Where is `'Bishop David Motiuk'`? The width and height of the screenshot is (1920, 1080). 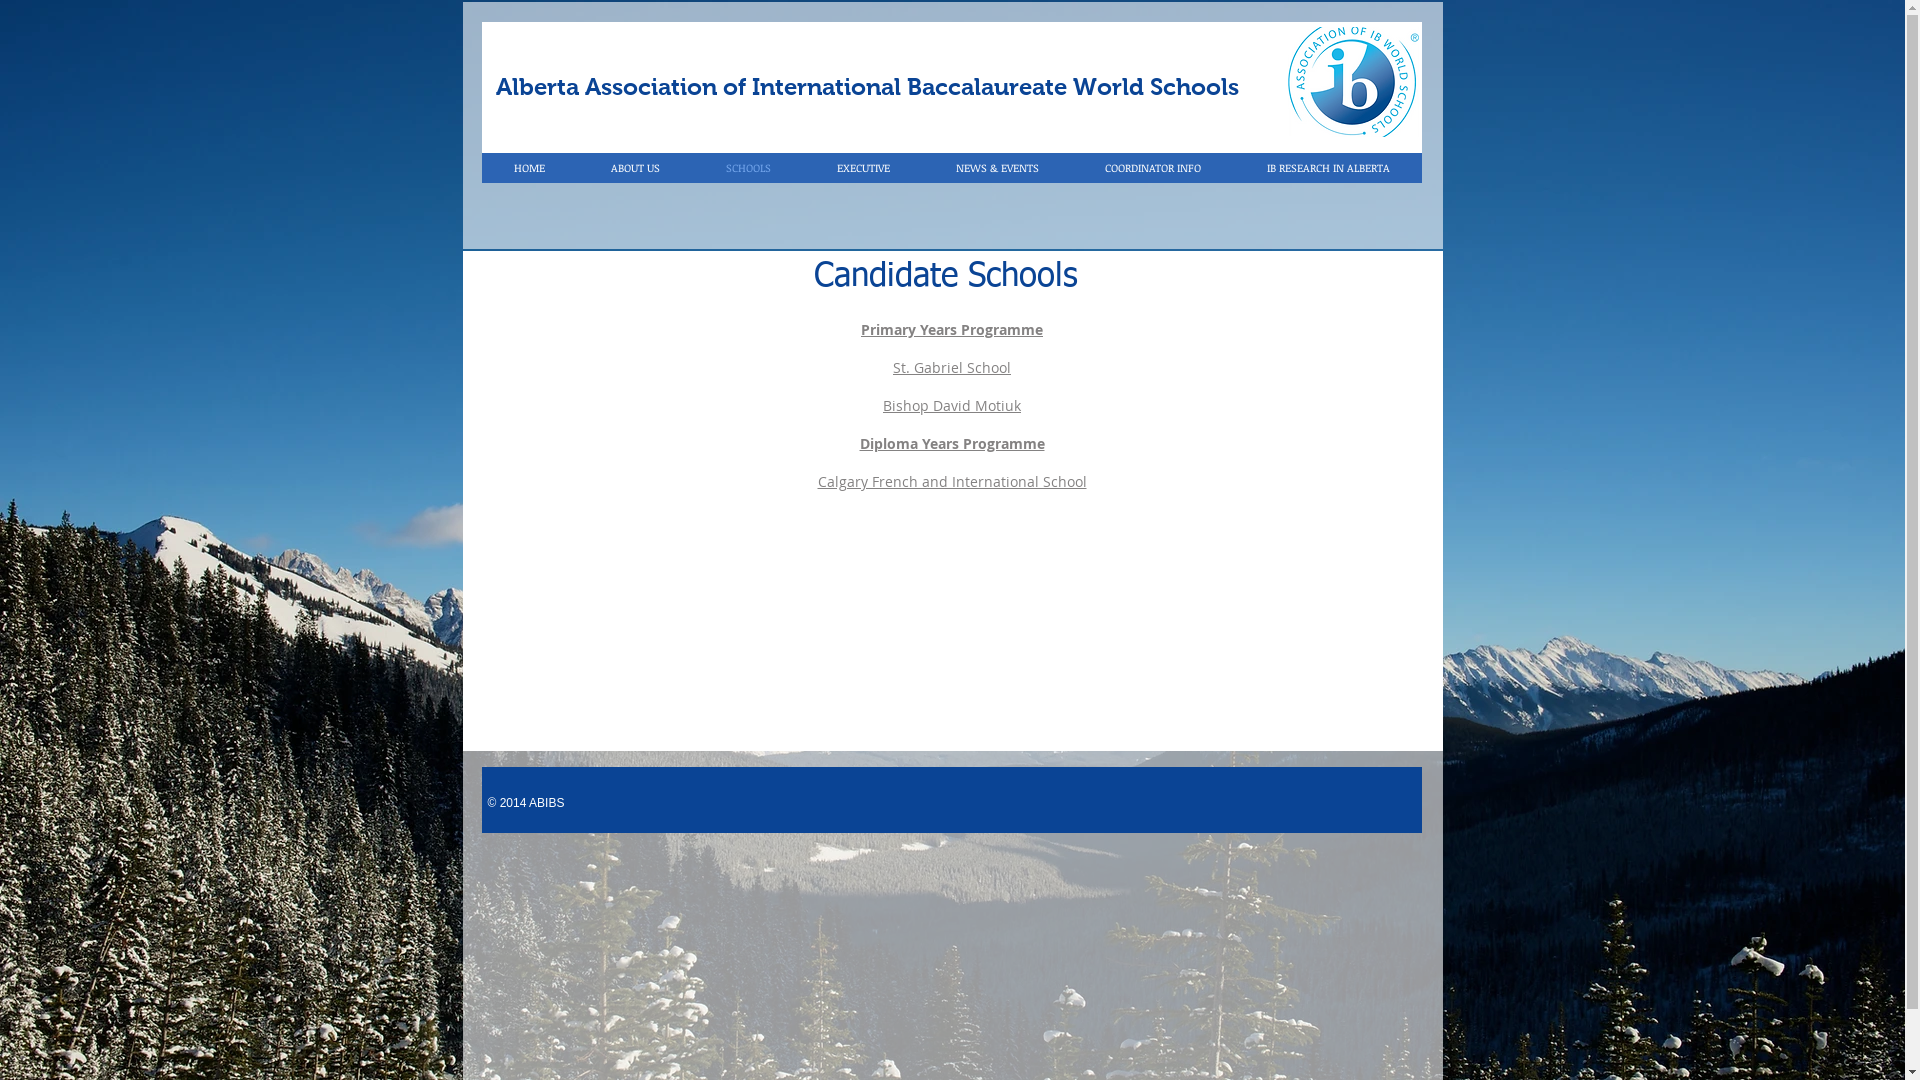 'Bishop David Motiuk' is located at coordinates (950, 405).